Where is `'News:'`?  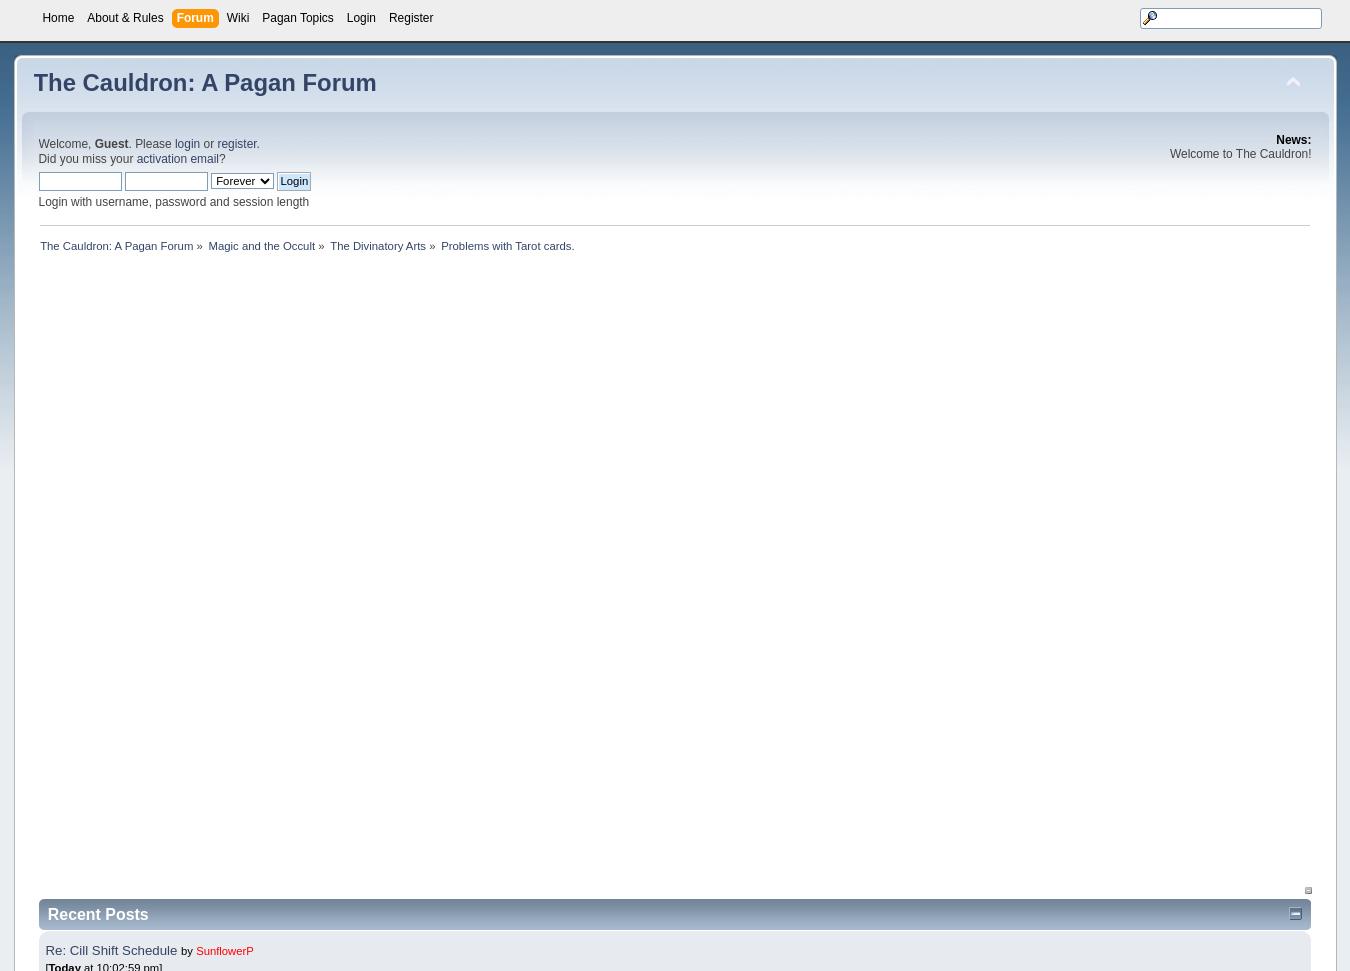 'News:' is located at coordinates (1293, 139).